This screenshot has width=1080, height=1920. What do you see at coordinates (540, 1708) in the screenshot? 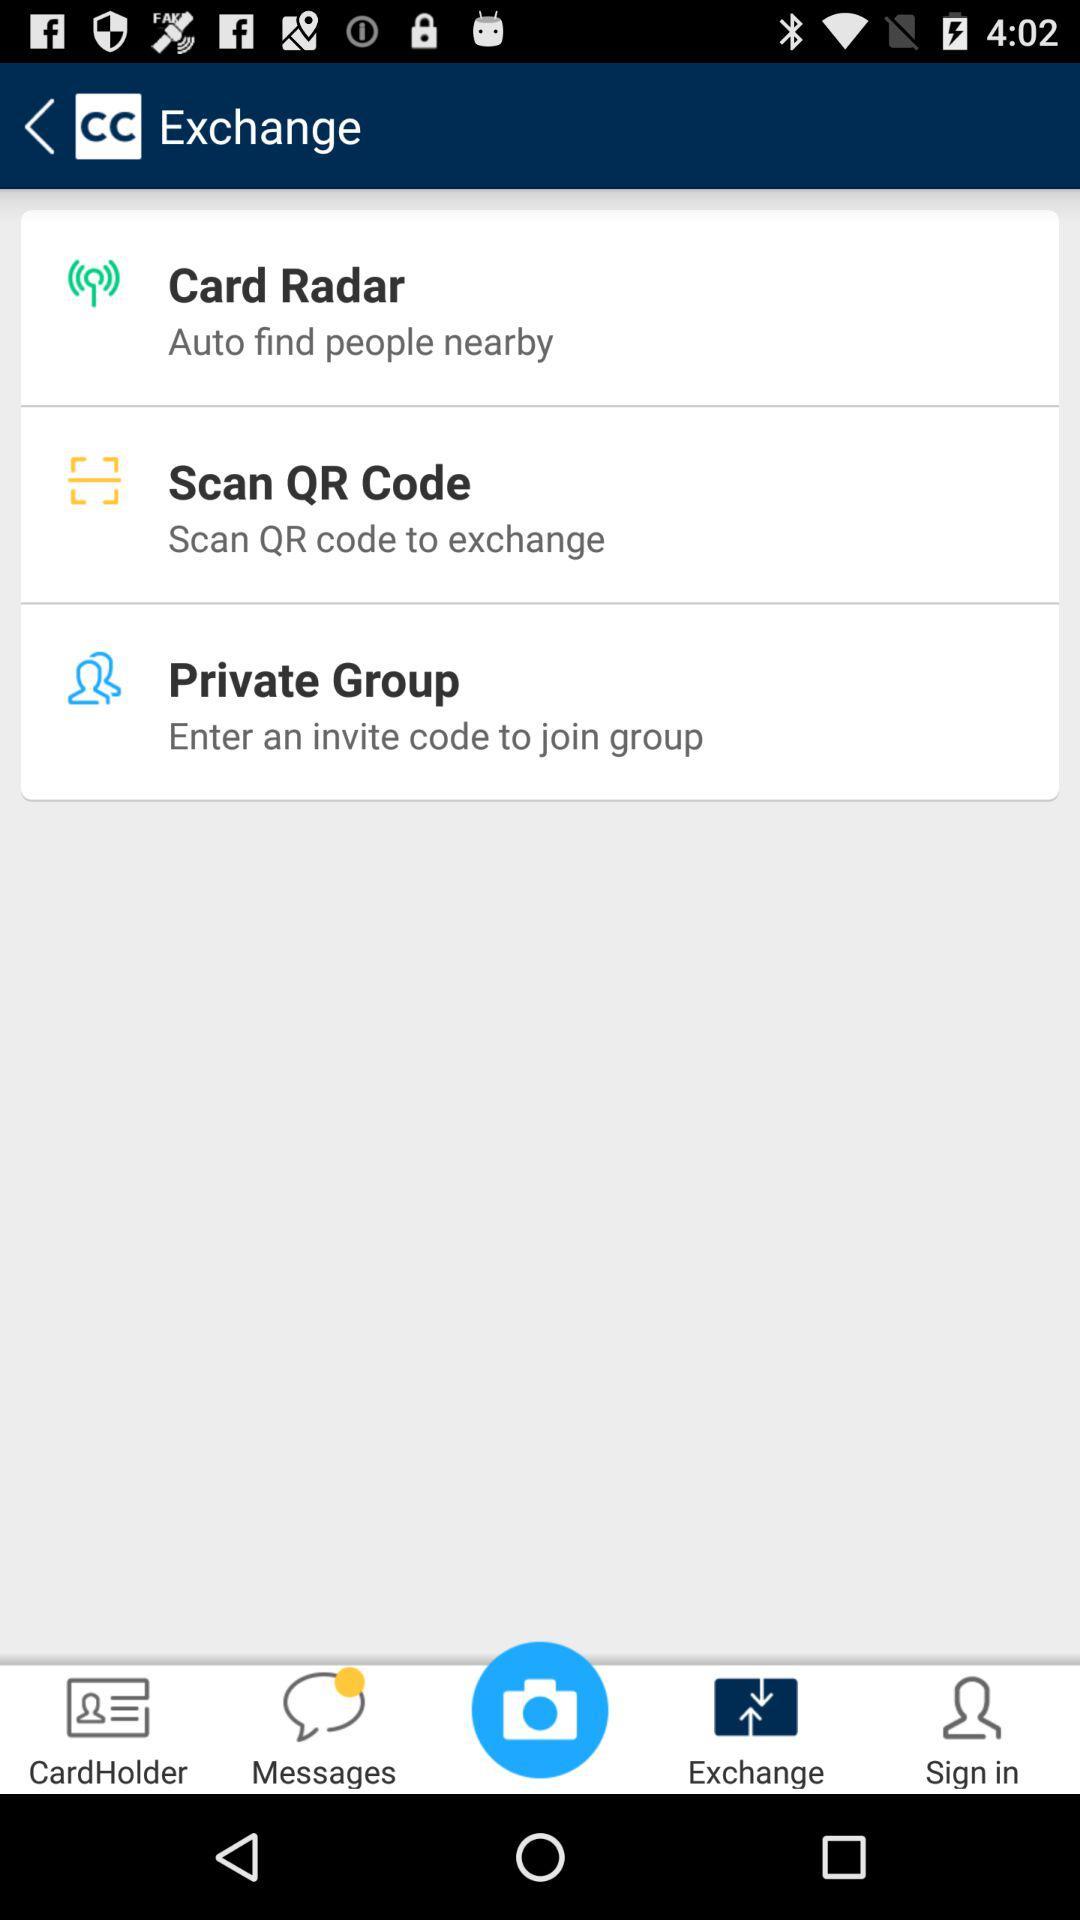
I see `icon next to the exchange item` at bounding box center [540, 1708].